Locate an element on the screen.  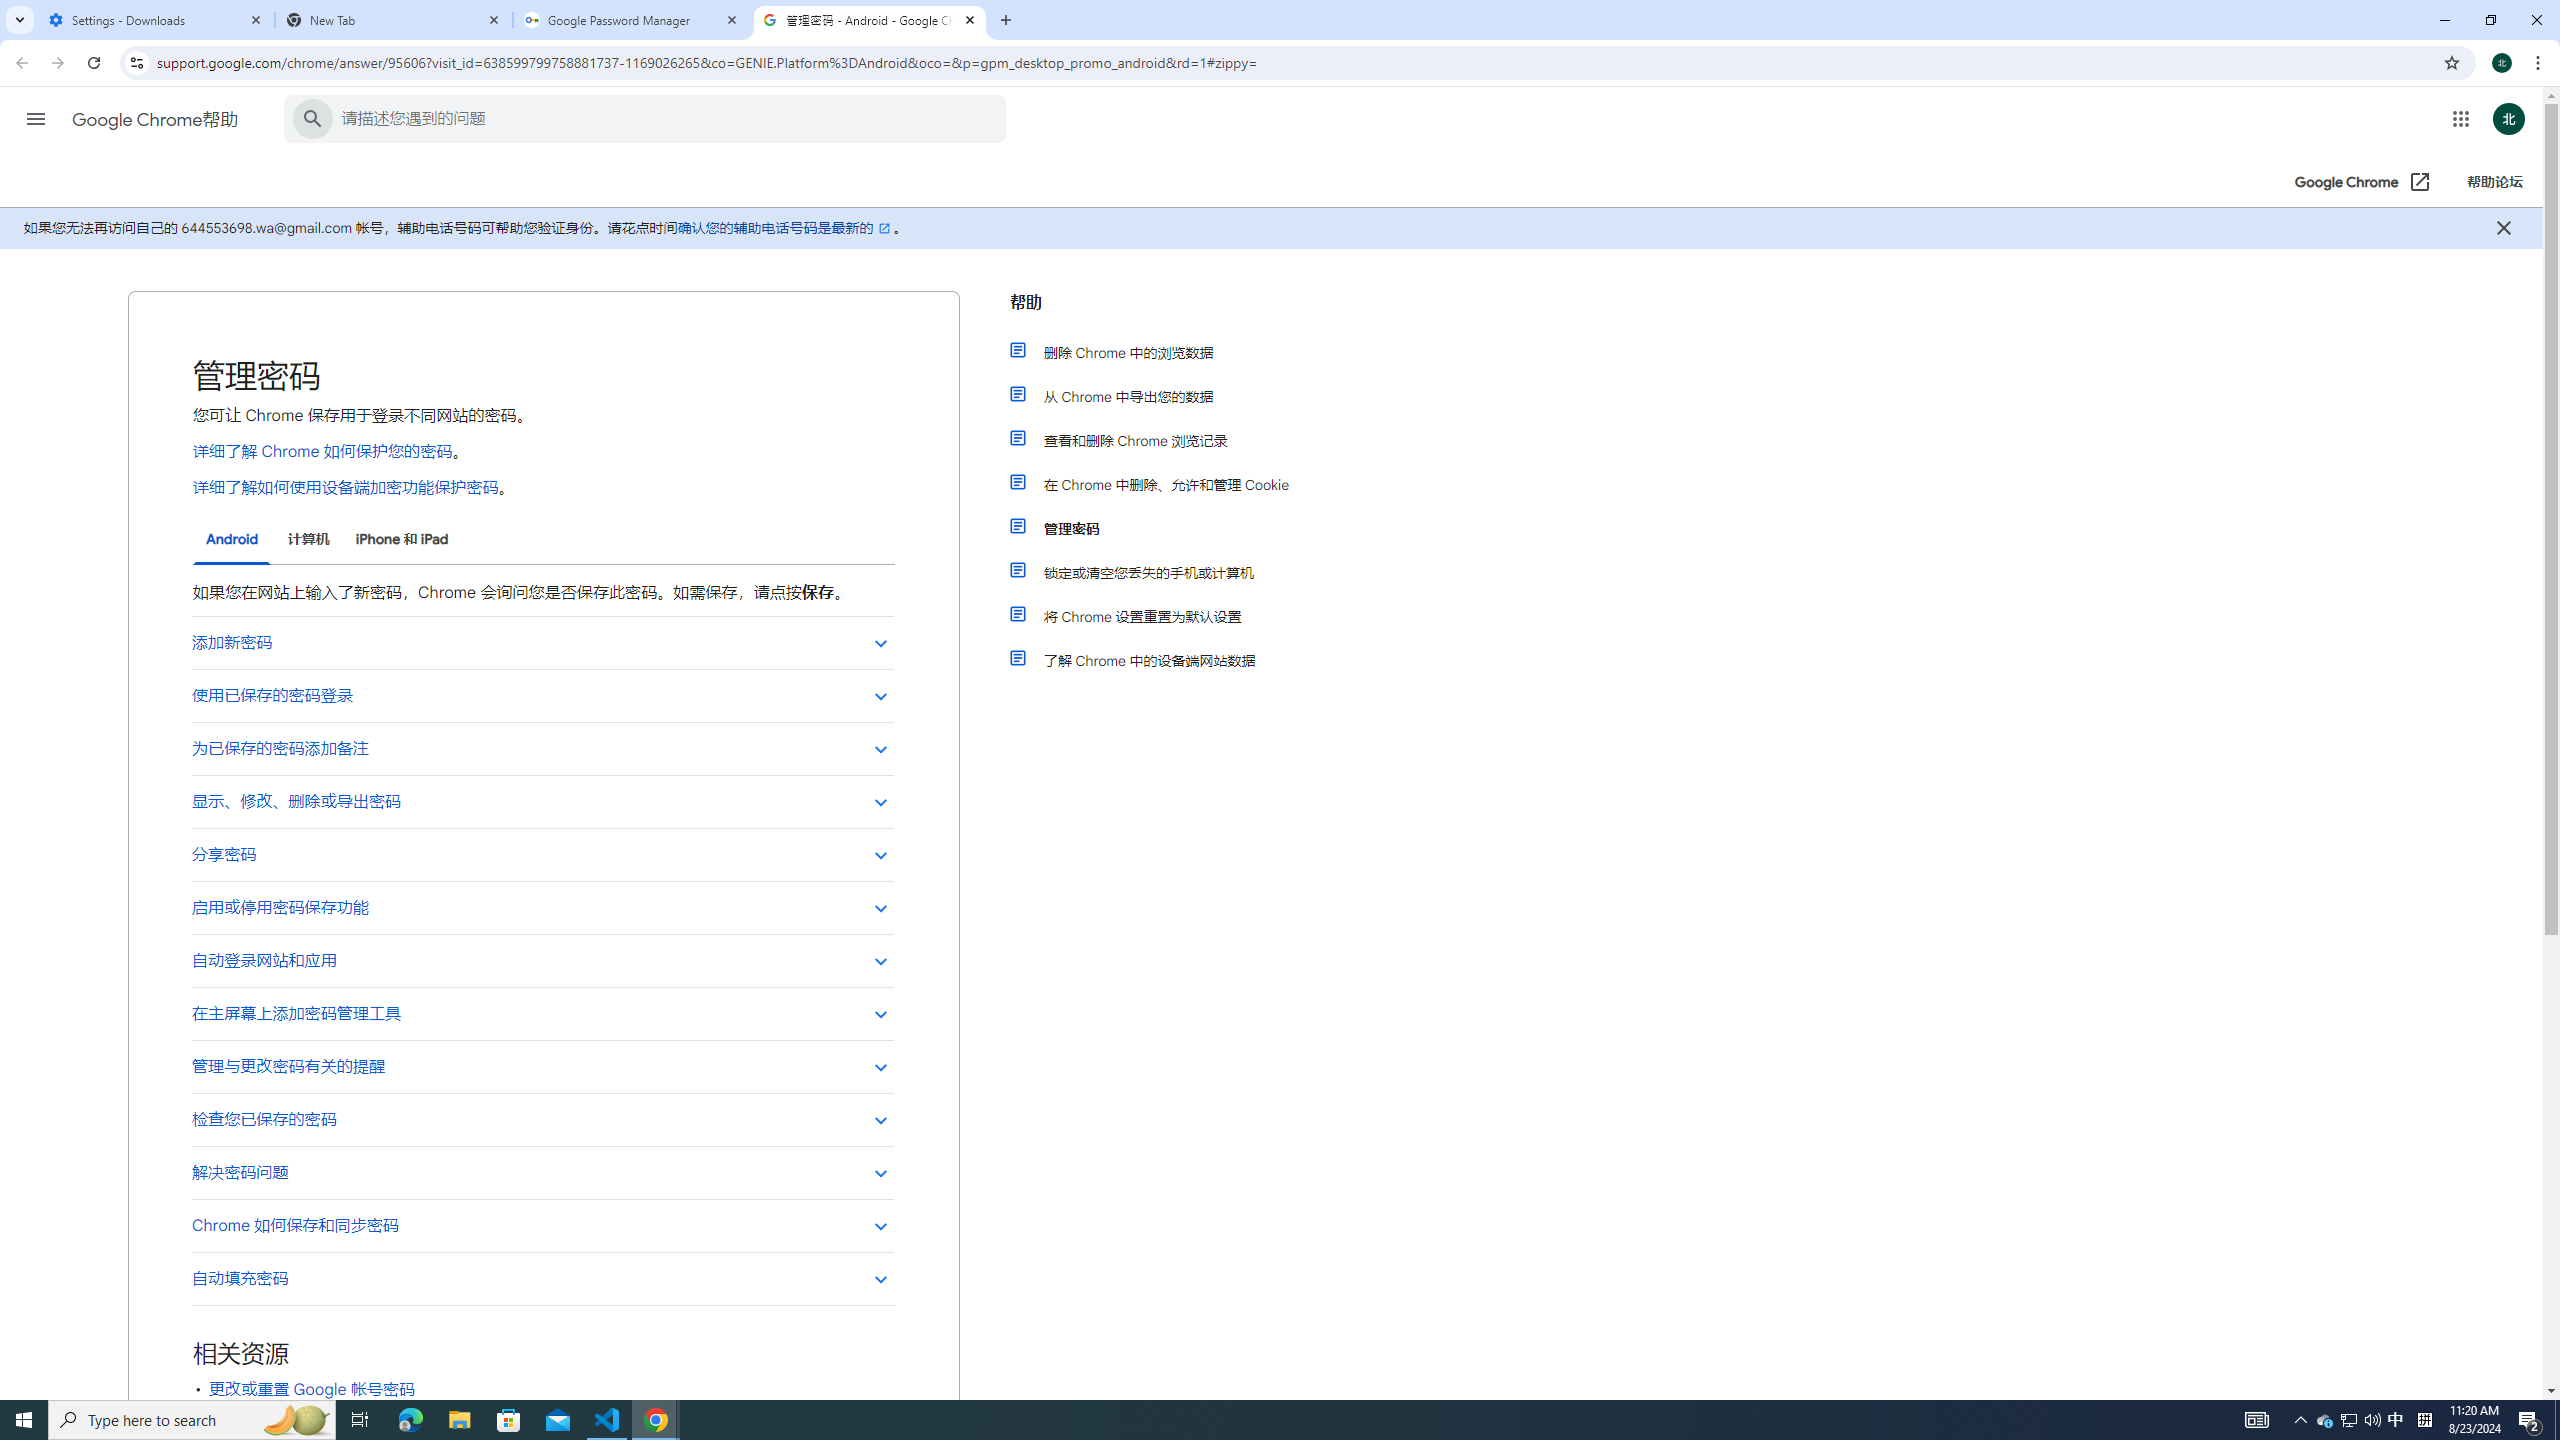
'Android' is located at coordinates (231, 540).